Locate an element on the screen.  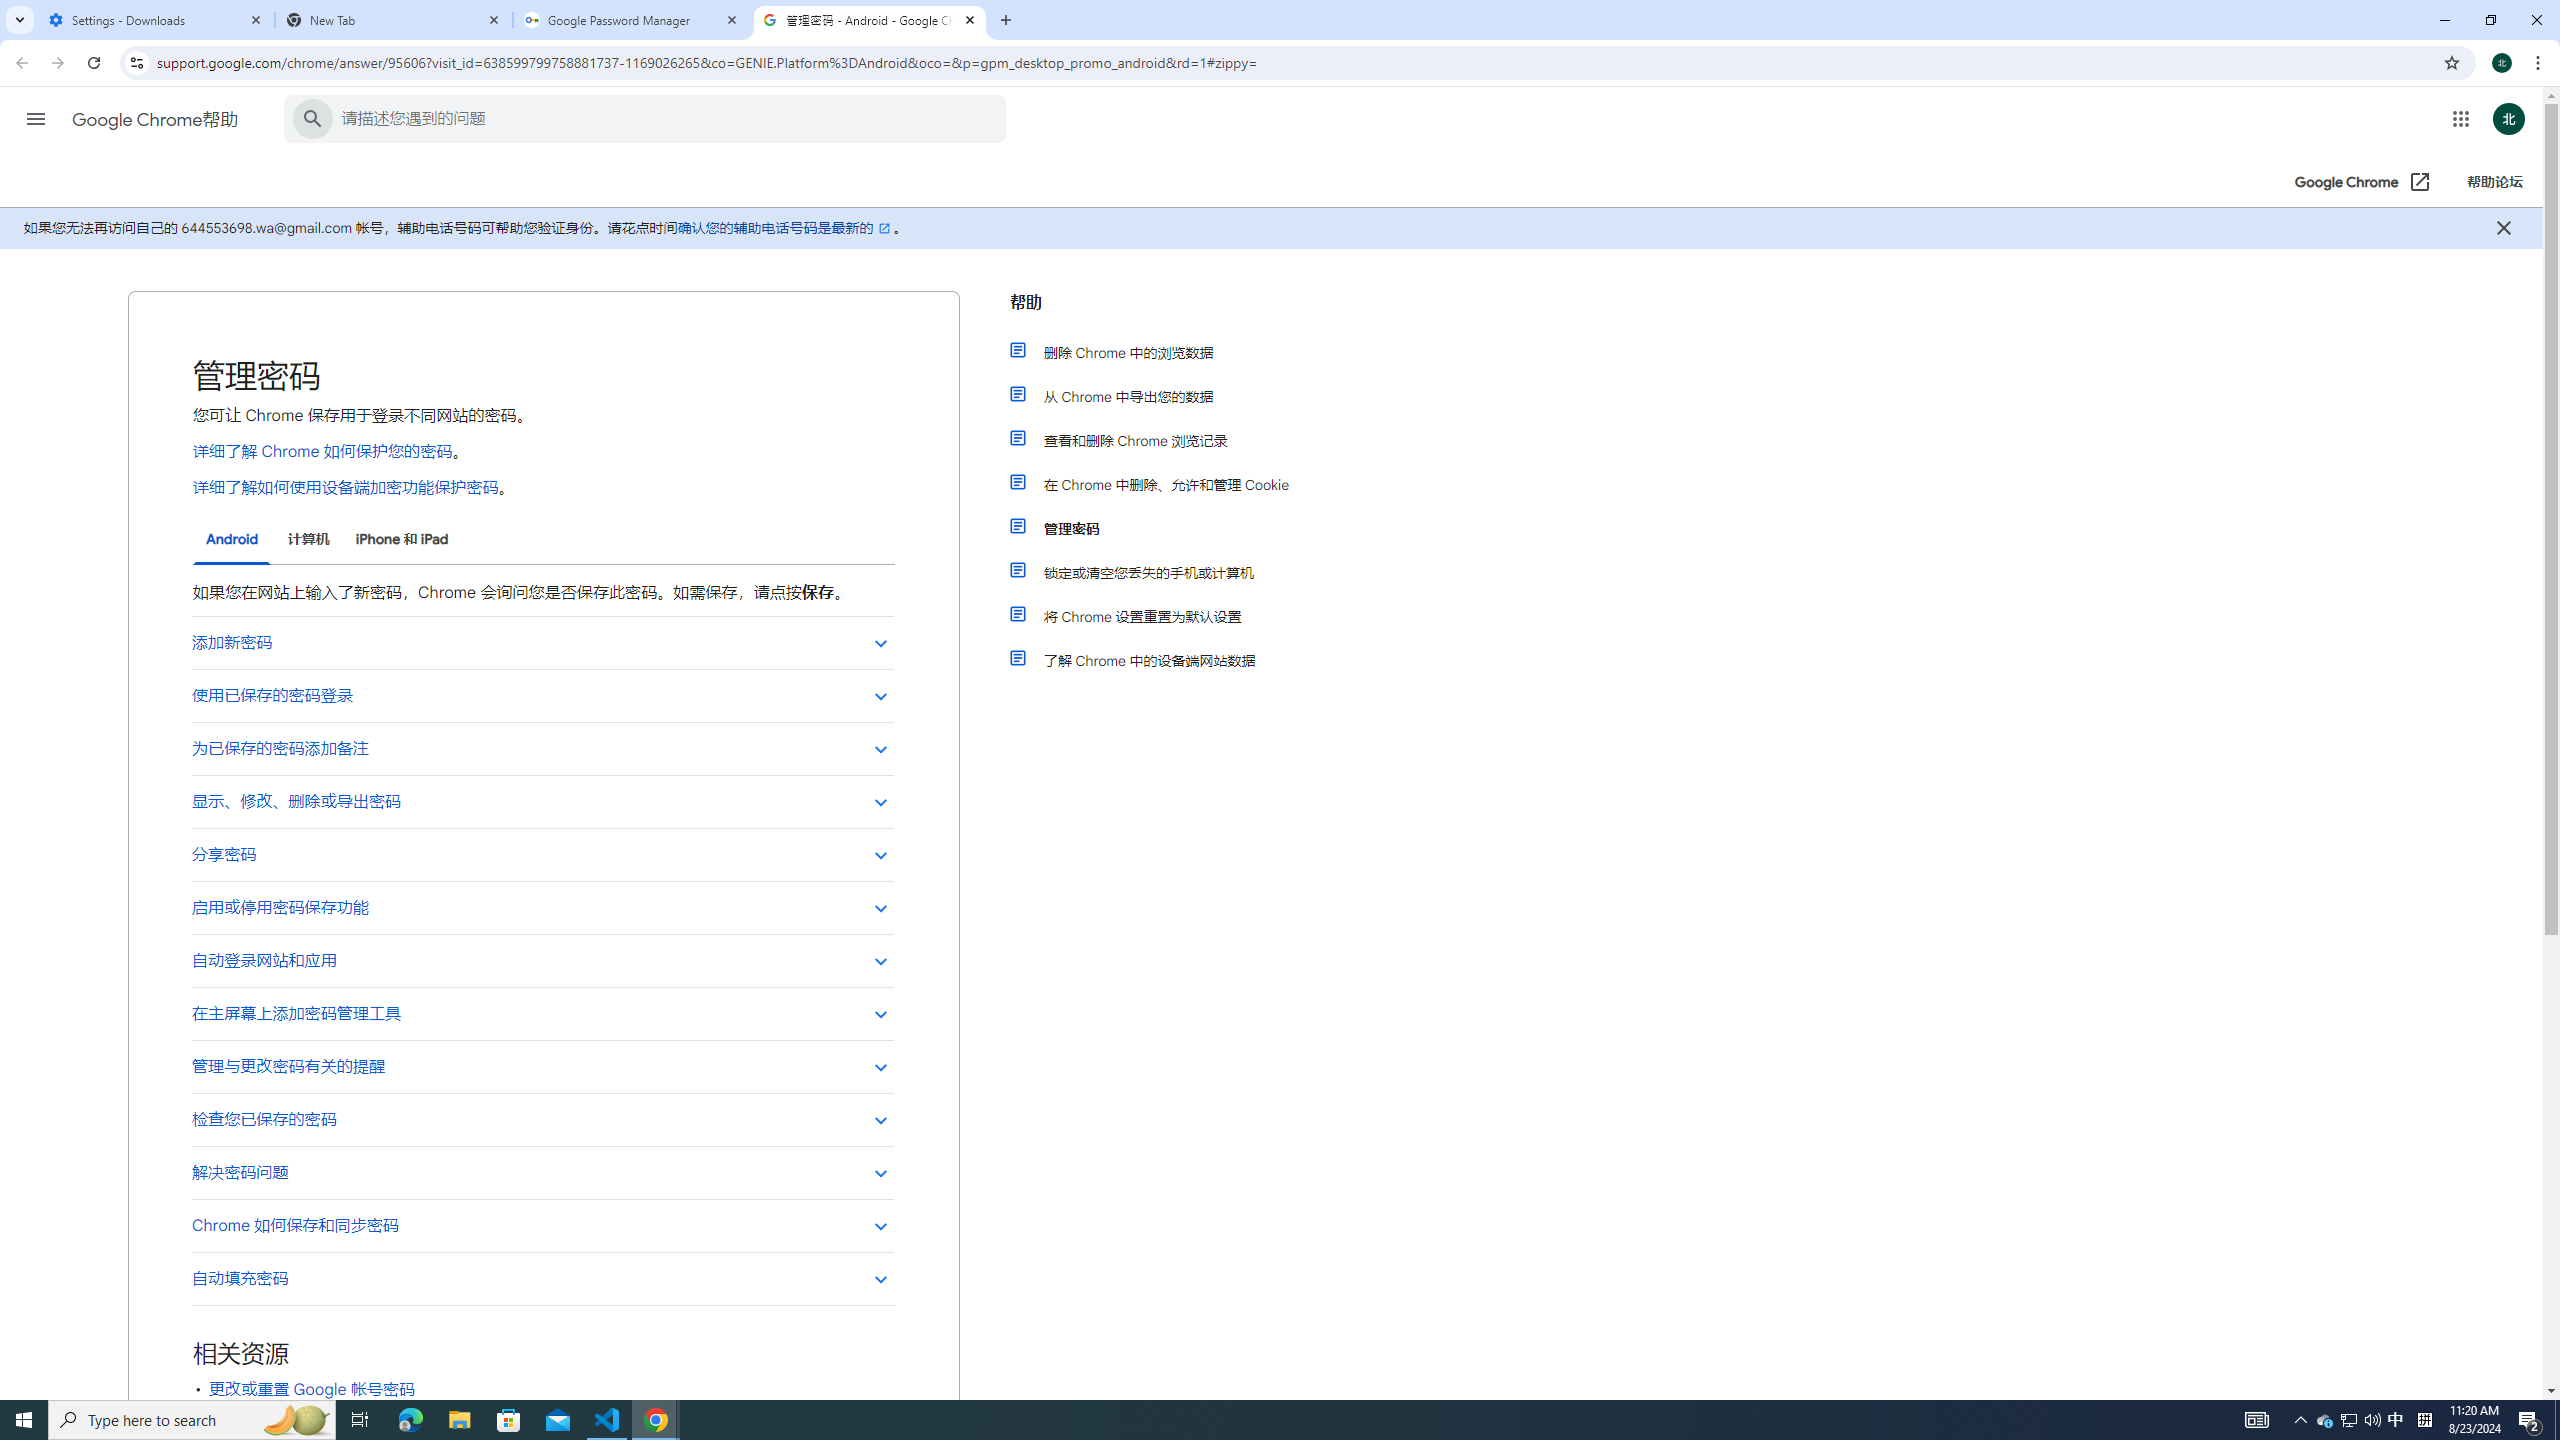
'Android' is located at coordinates (231, 540).